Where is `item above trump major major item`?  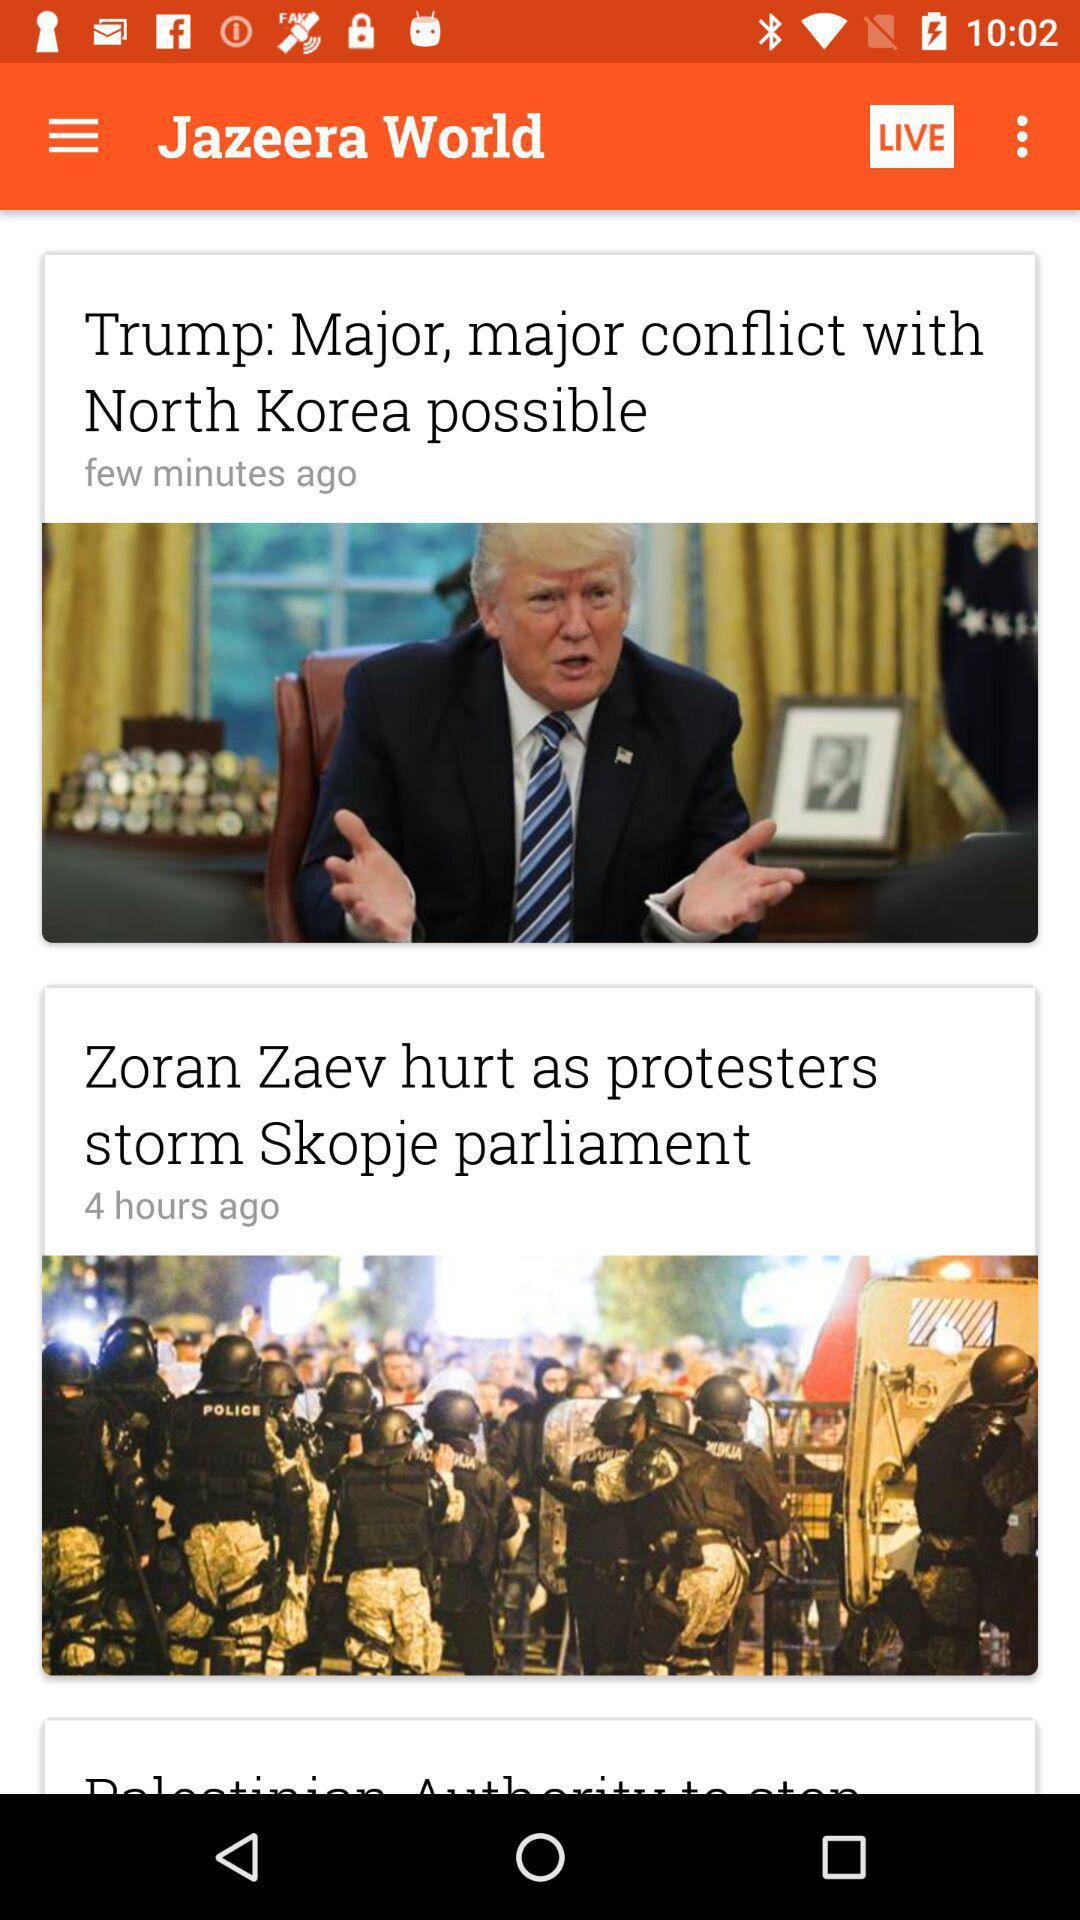 item above trump major major item is located at coordinates (911, 135).